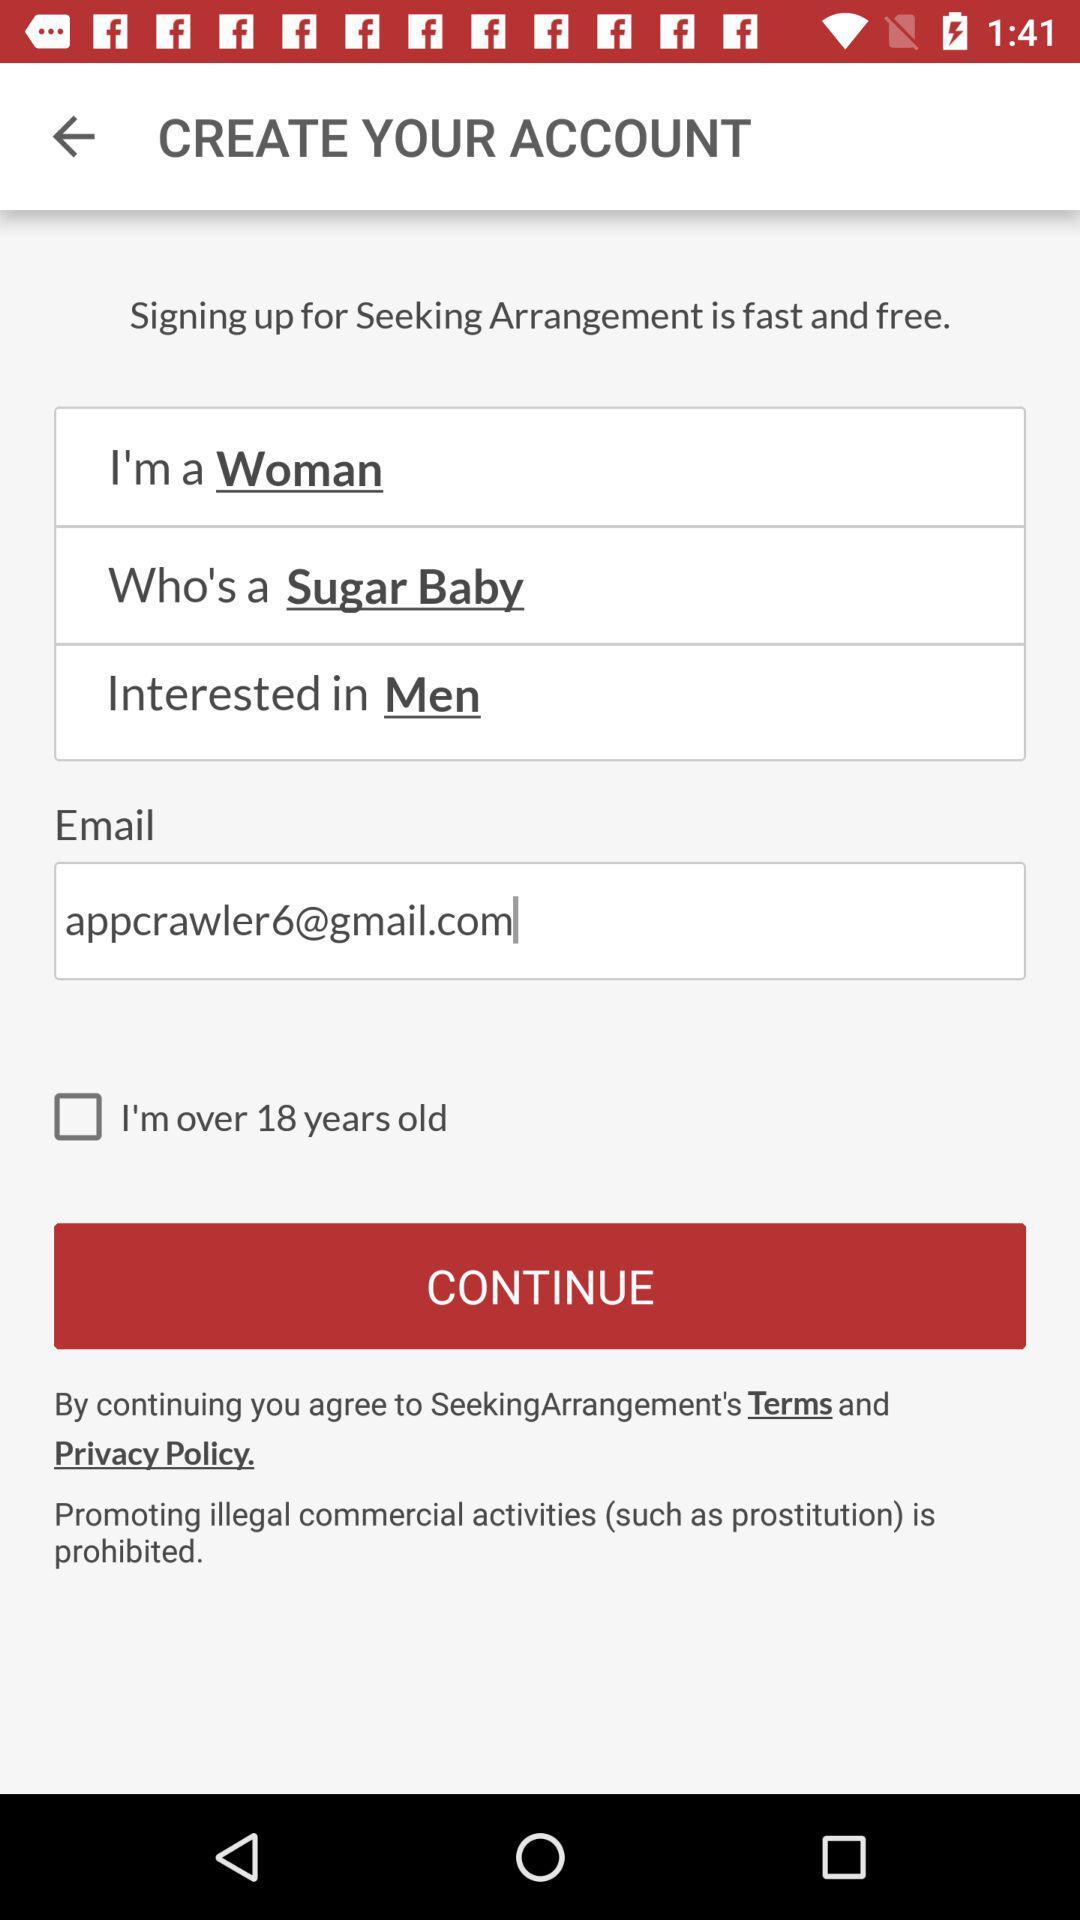 This screenshot has height=1920, width=1080. I want to click on icon above the interested in item, so click(540, 644).